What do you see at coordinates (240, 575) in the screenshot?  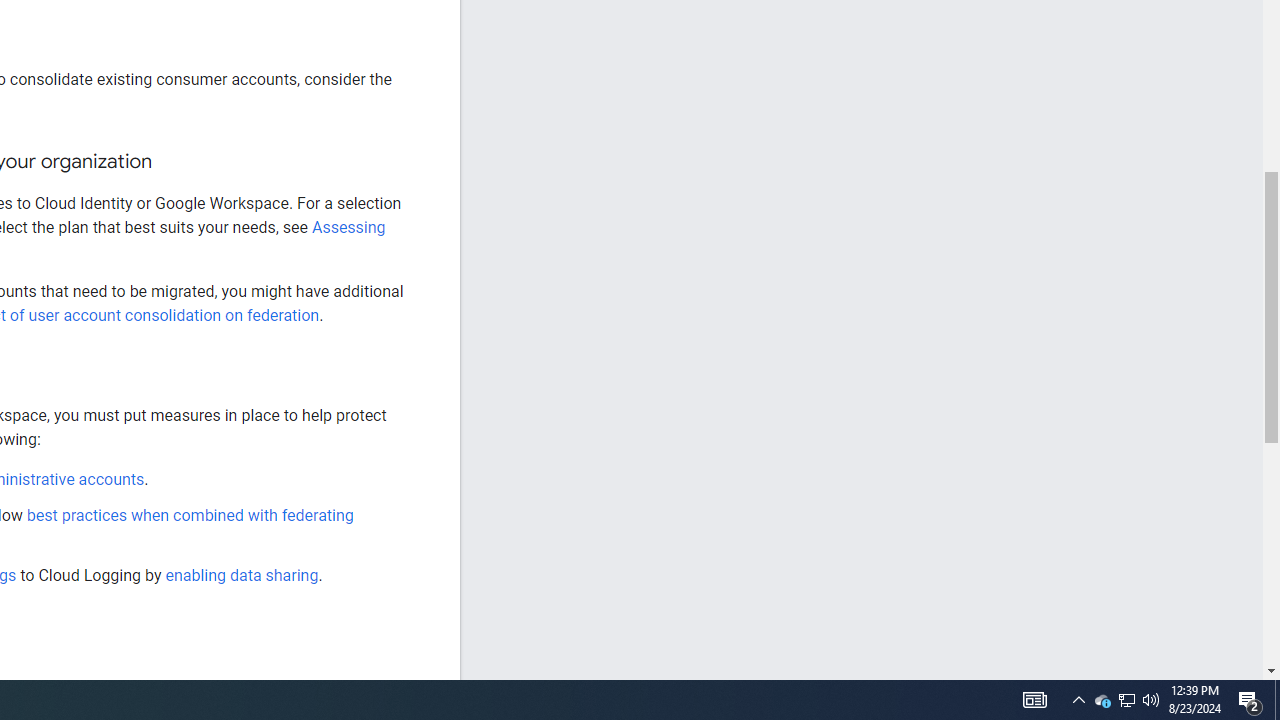 I see `'enabling data sharing'` at bounding box center [240, 575].